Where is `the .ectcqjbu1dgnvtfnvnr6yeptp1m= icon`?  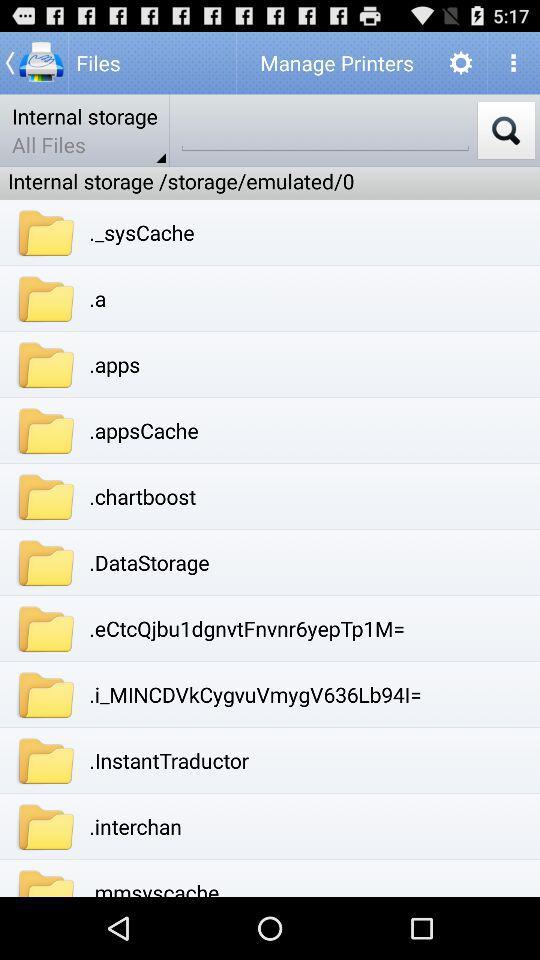 the .ectcqjbu1dgnvtfnvnr6yeptp1m= icon is located at coordinates (247, 627).